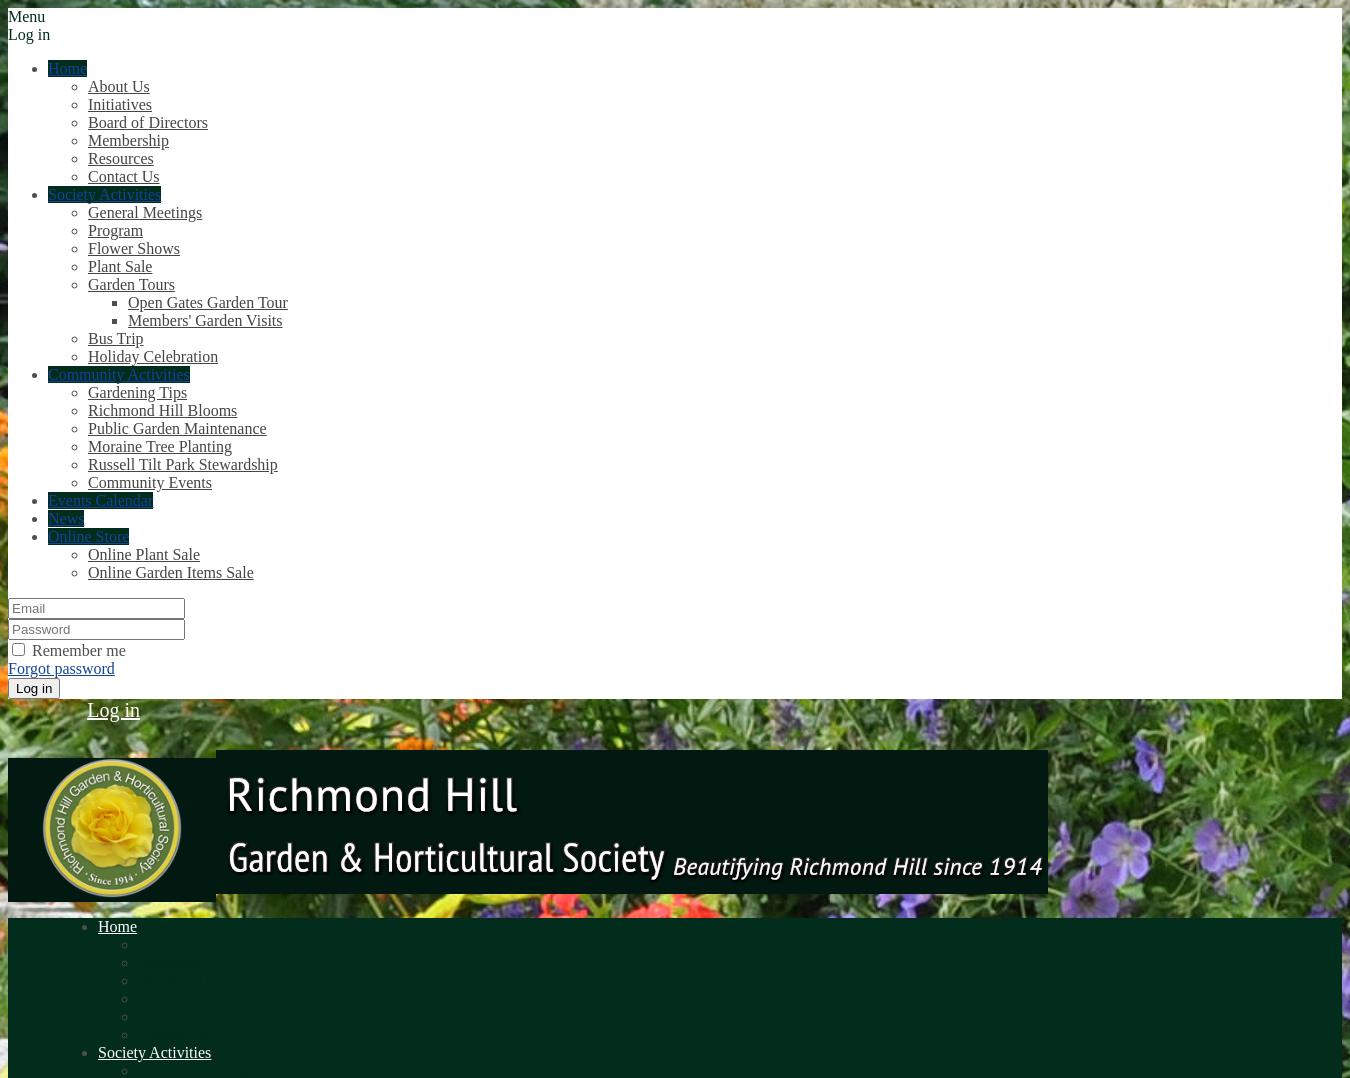  I want to click on 'Richmond Hill Blooms', so click(162, 409).